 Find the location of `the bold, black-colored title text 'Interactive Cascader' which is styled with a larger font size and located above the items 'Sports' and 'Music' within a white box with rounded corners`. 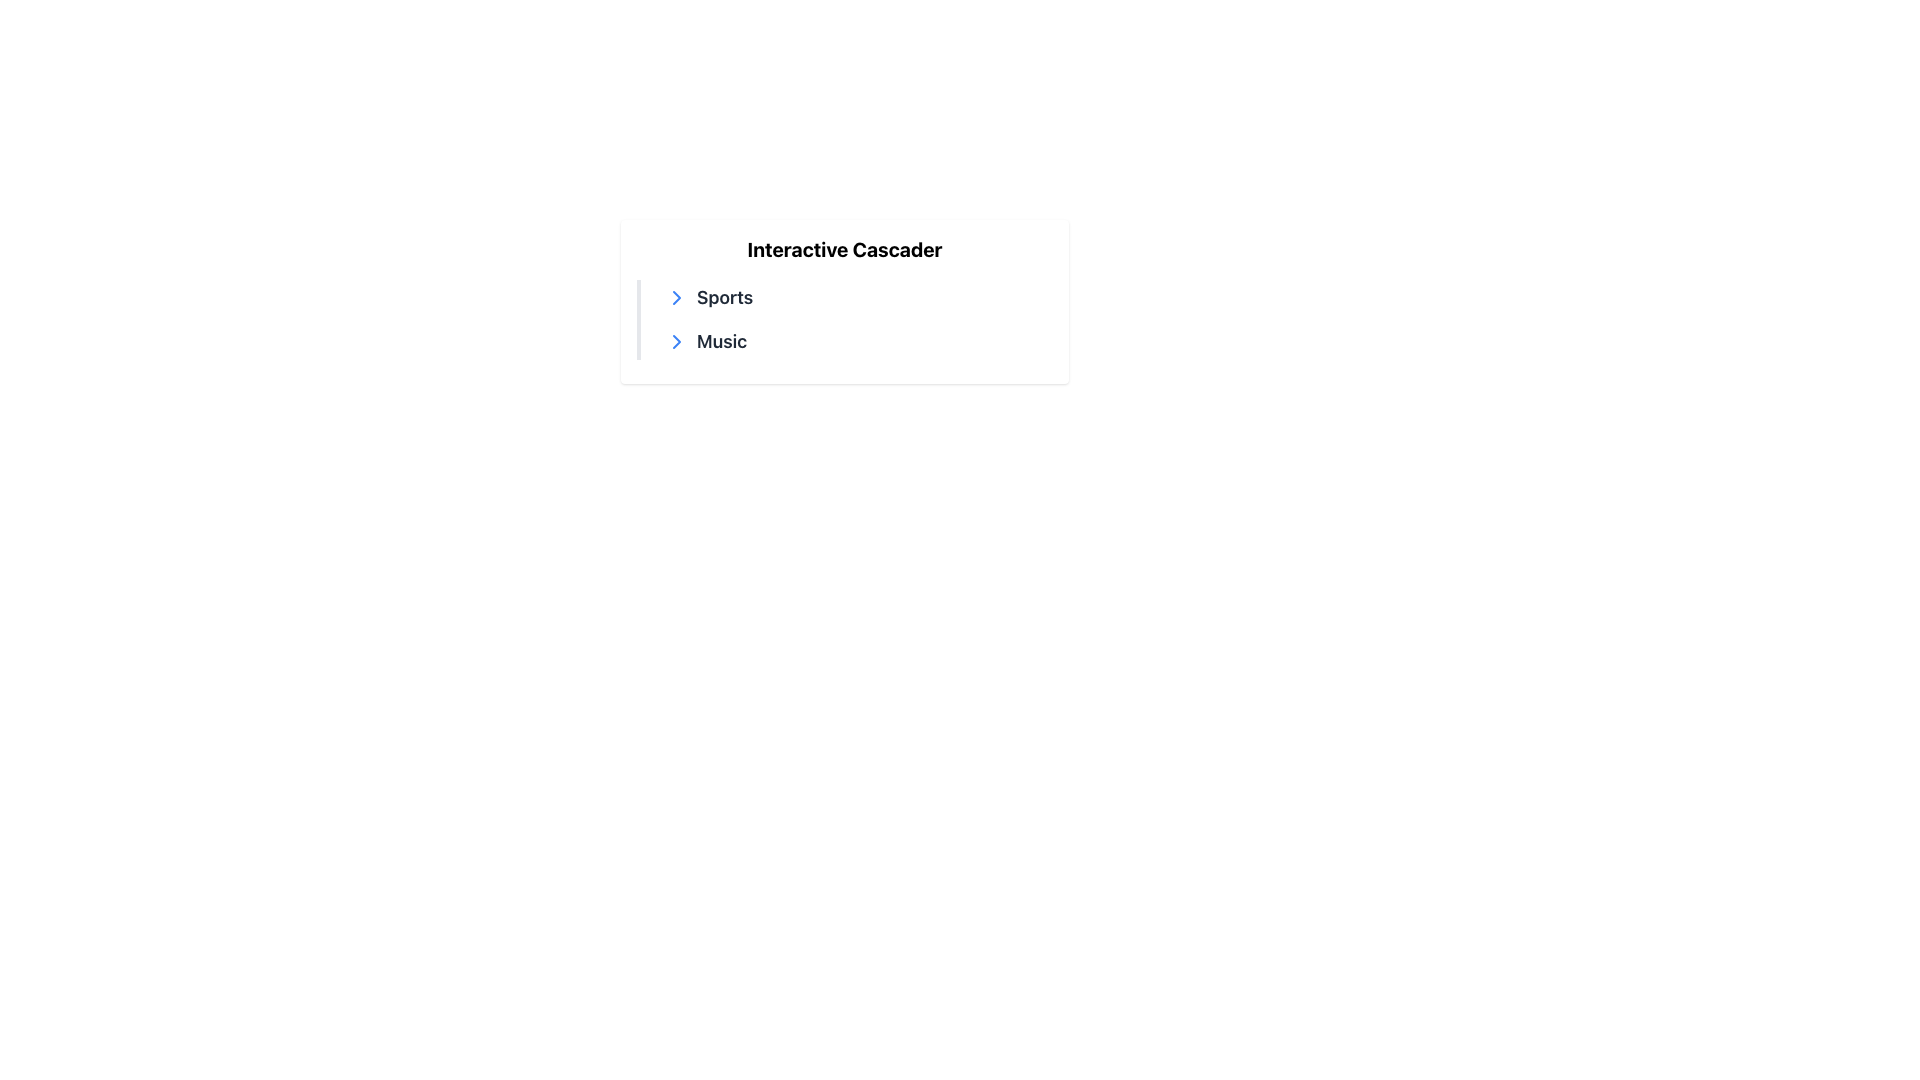

the bold, black-colored title text 'Interactive Cascader' which is styled with a larger font size and located above the items 'Sports' and 'Music' within a white box with rounded corners is located at coordinates (844, 249).